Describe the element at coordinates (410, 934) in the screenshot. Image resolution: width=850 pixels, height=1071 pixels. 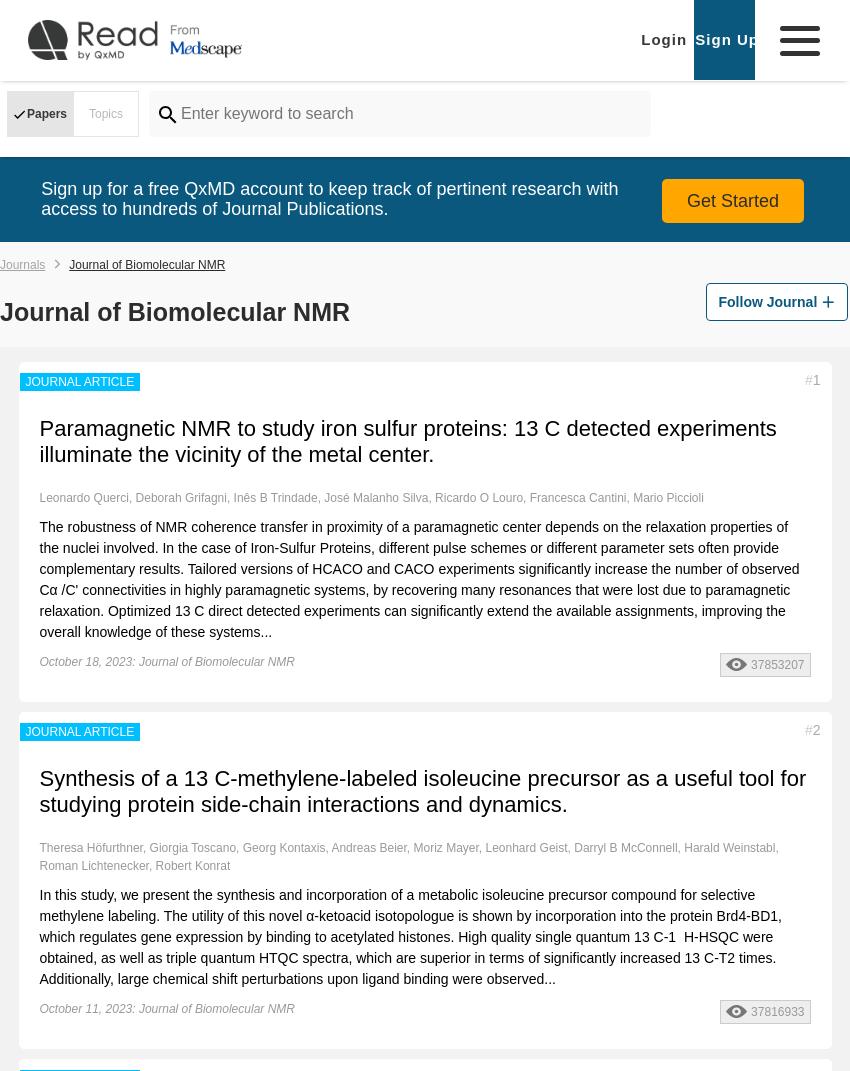
I see `'In this study, we present the synthesis and incorporation of a metabolic isoleucine precursor compound for selective methylene labeling. The utility of this novel α-ketoacid isotopologue is shown by incorporation into the protein Brd4-BD1, which regulates gene expression by binding to acetylated histones. High quality single quantum 13 C-1  H-HSQC were obtained, as well as triple quantum HTQC spectra, which are superior in terms of significantly increased 13 C-T2 times. Additionally, large chemical shift perturbations upon ligand binding were observed...'` at that location.